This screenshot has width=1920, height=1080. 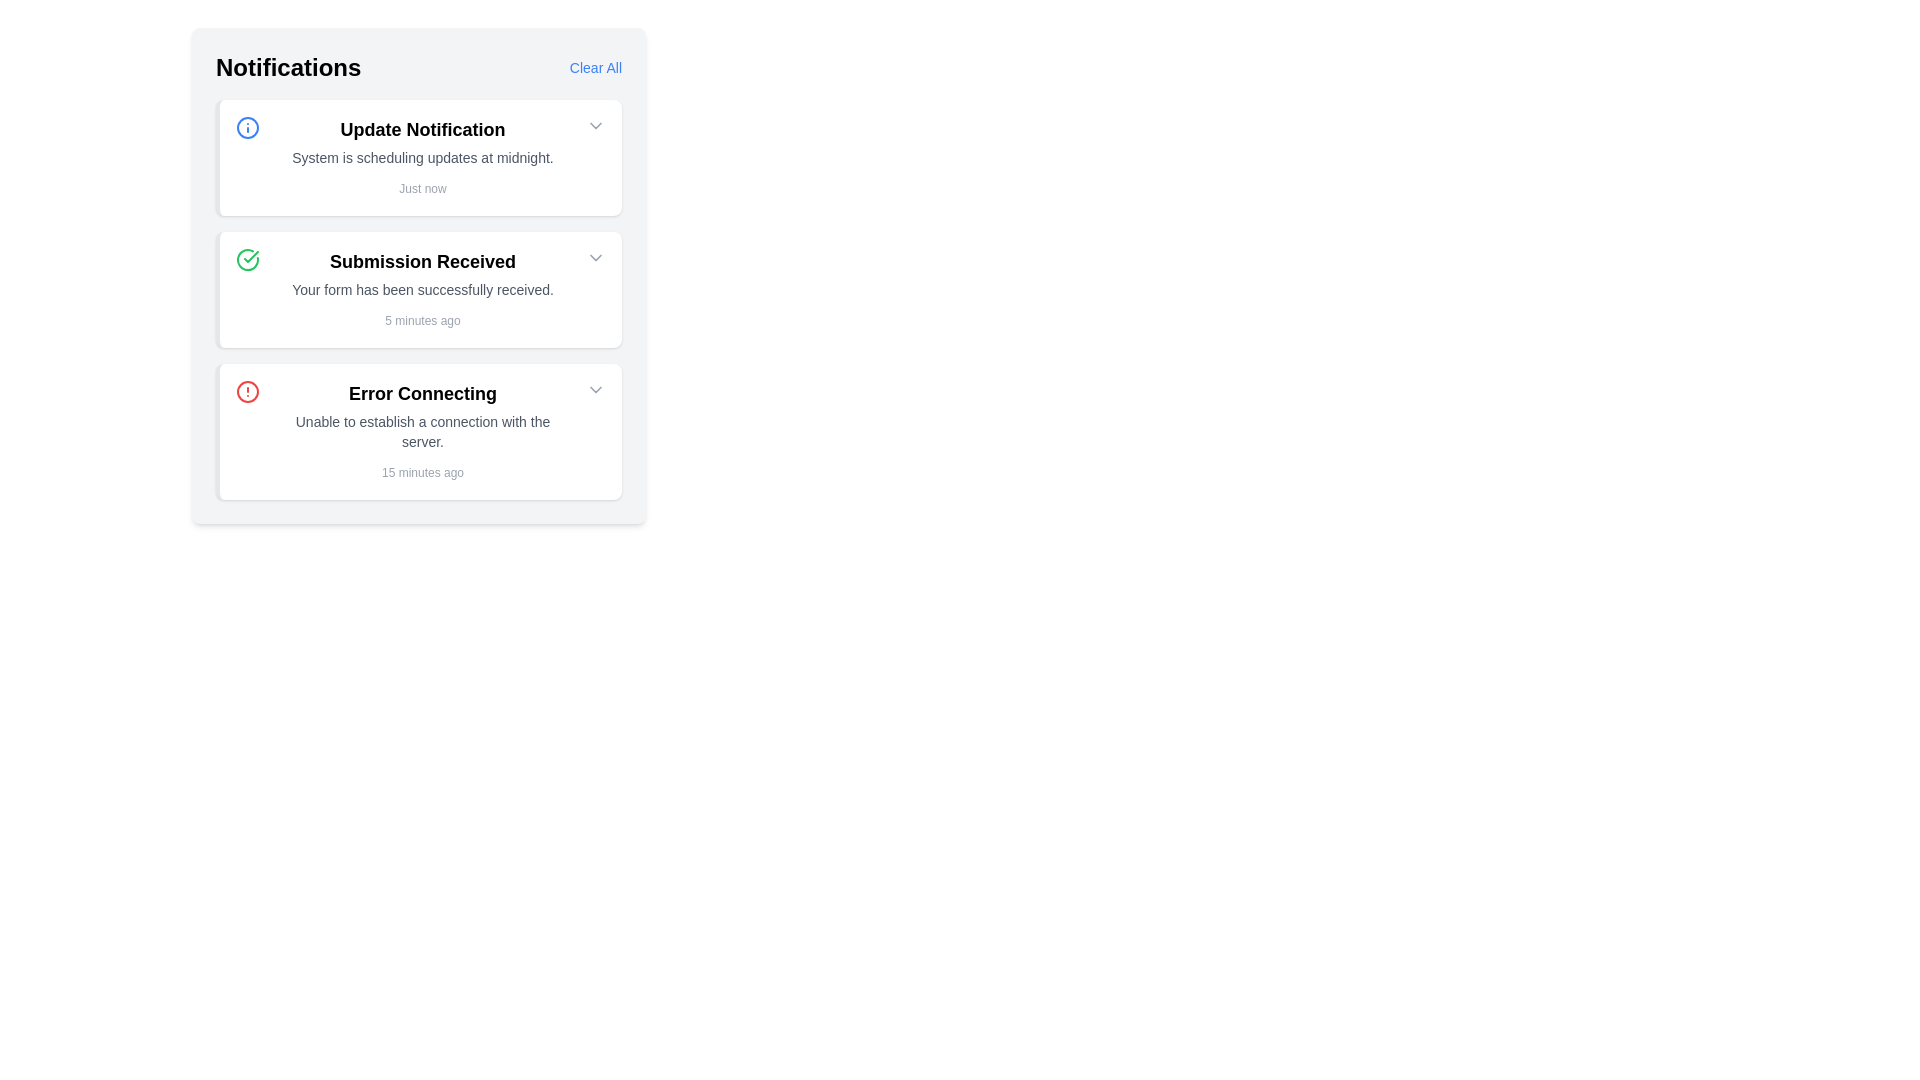 What do you see at coordinates (421, 319) in the screenshot?
I see `information from the static text label that displays '5 minutes ago', located at the bottom of the 'Submission Received' notification card` at bounding box center [421, 319].